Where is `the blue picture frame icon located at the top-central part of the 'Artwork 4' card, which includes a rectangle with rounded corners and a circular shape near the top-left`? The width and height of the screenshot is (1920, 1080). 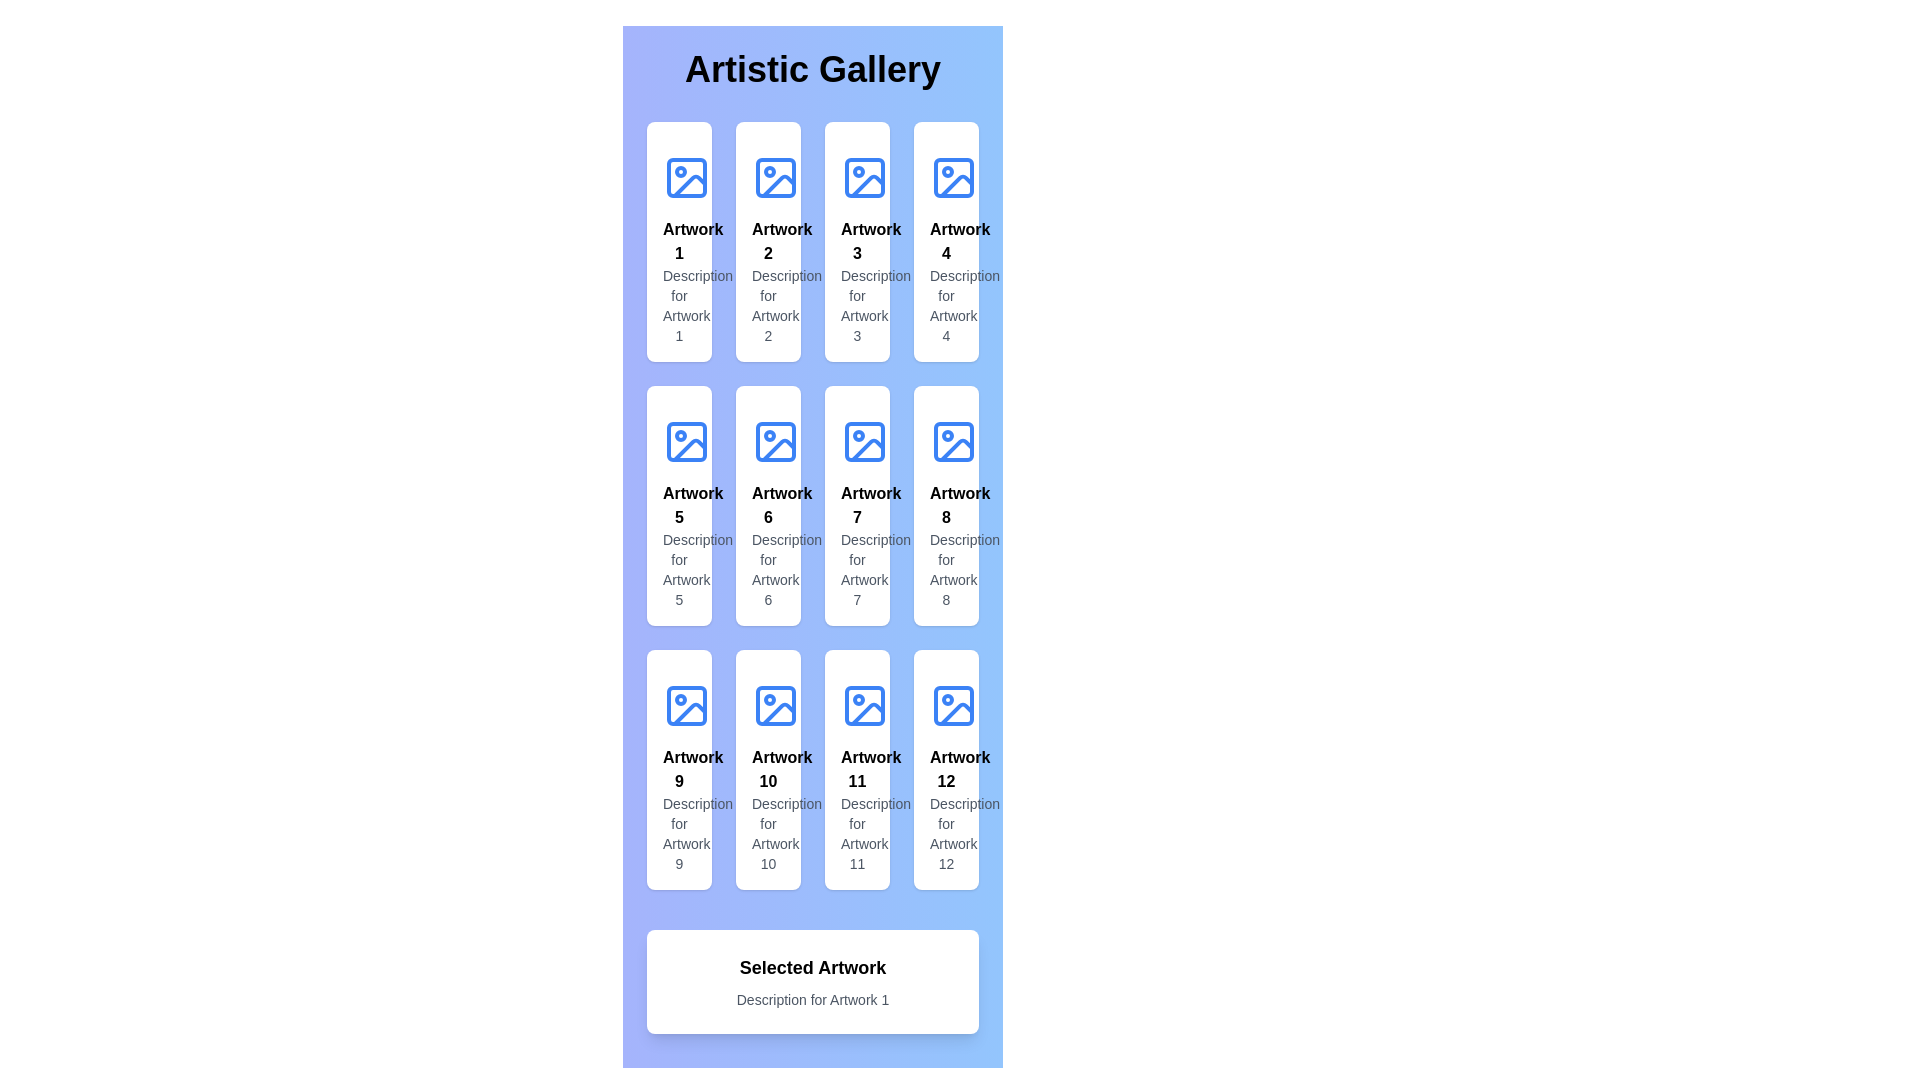 the blue picture frame icon located at the top-central part of the 'Artwork 4' card, which includes a rectangle with rounded corners and a circular shape near the top-left is located at coordinates (953, 176).